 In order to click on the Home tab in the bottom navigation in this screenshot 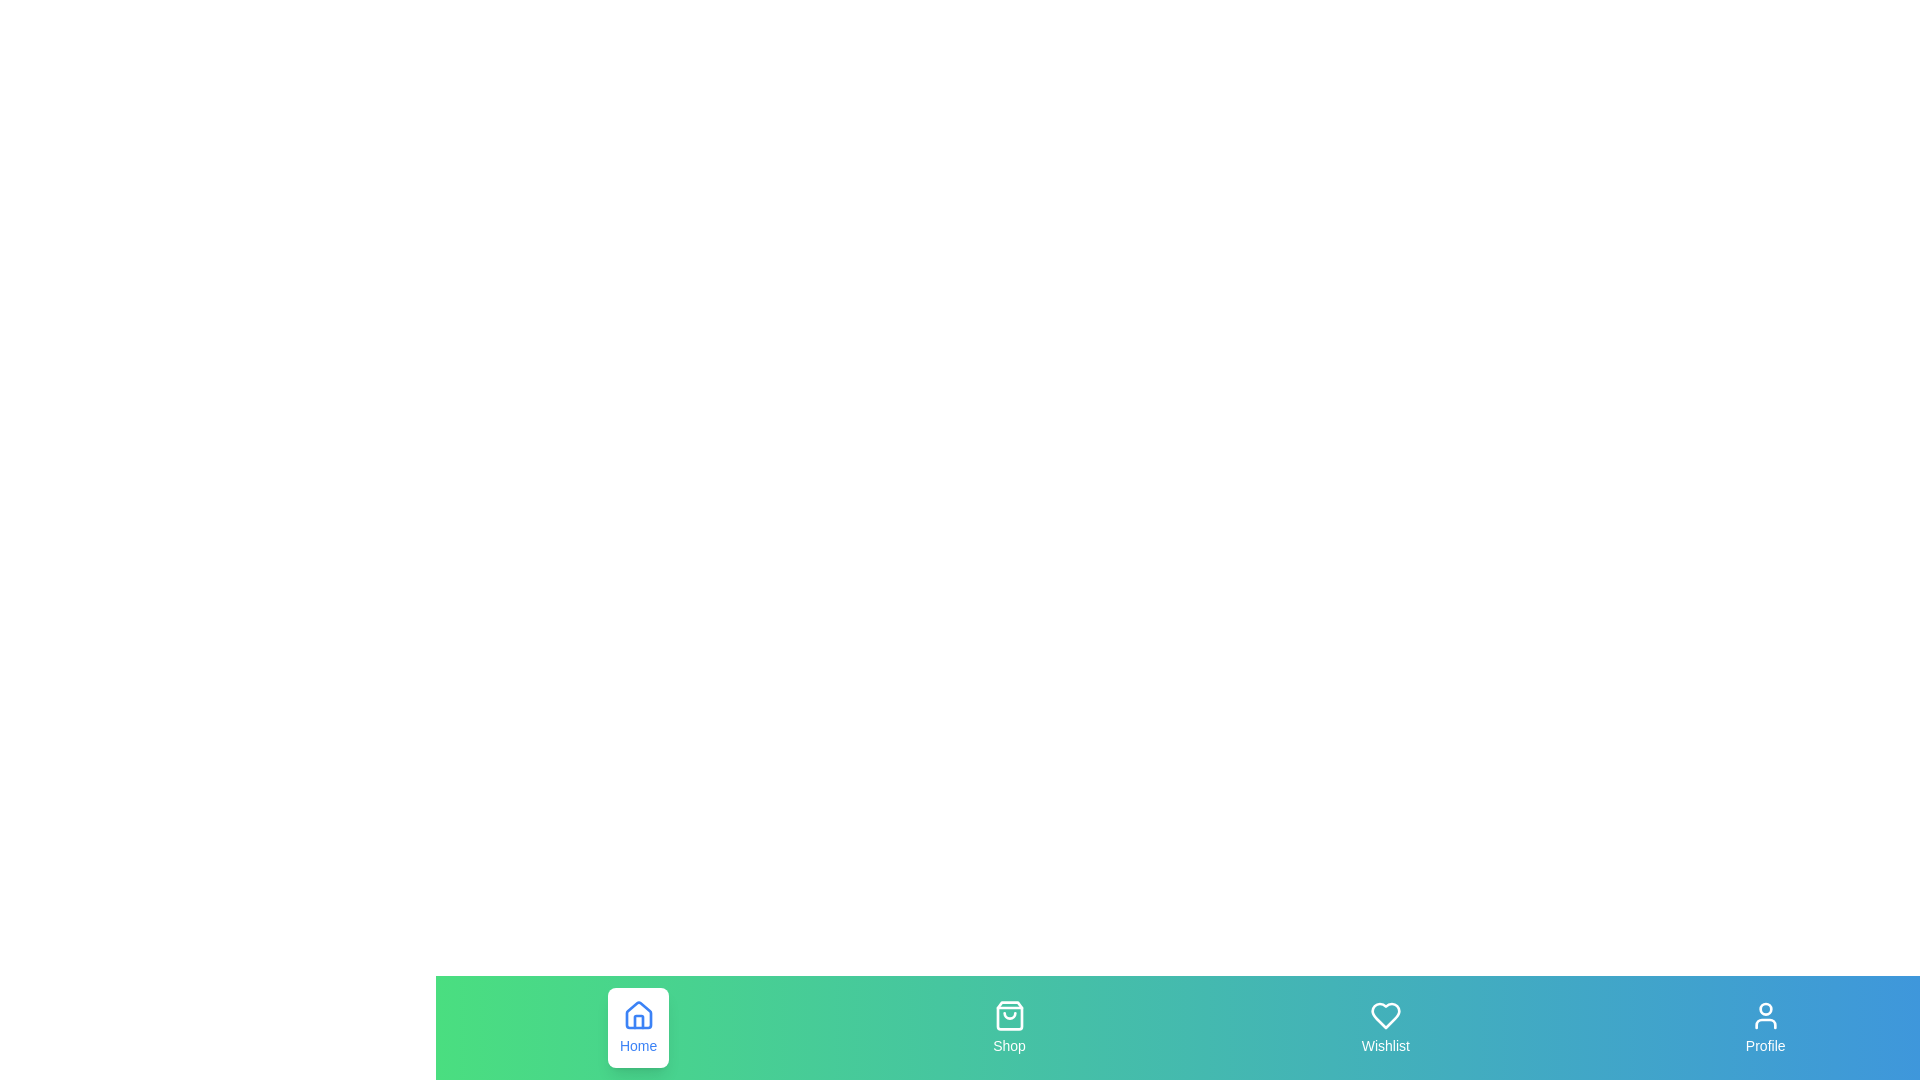, I will do `click(637, 1028)`.